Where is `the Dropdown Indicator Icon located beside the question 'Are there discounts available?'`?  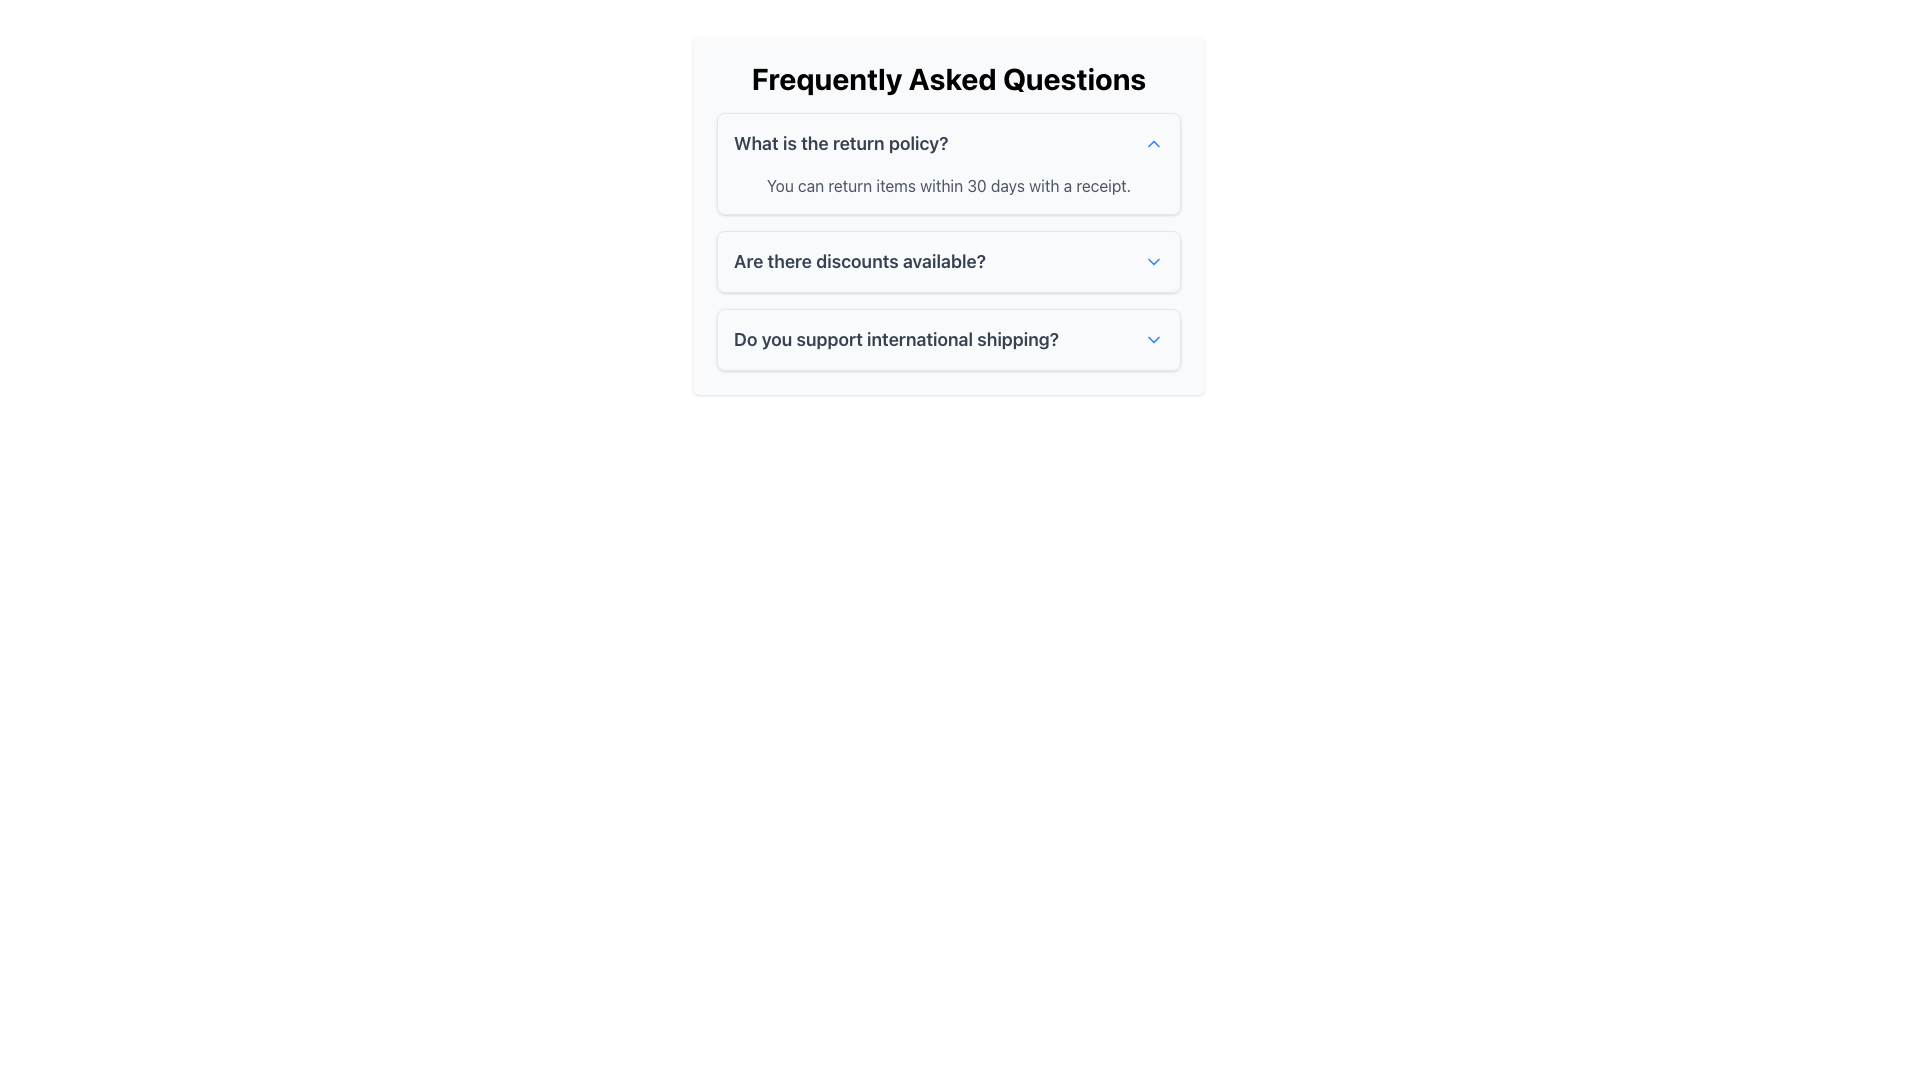
the Dropdown Indicator Icon located beside the question 'Are there discounts available?' is located at coordinates (1153, 261).